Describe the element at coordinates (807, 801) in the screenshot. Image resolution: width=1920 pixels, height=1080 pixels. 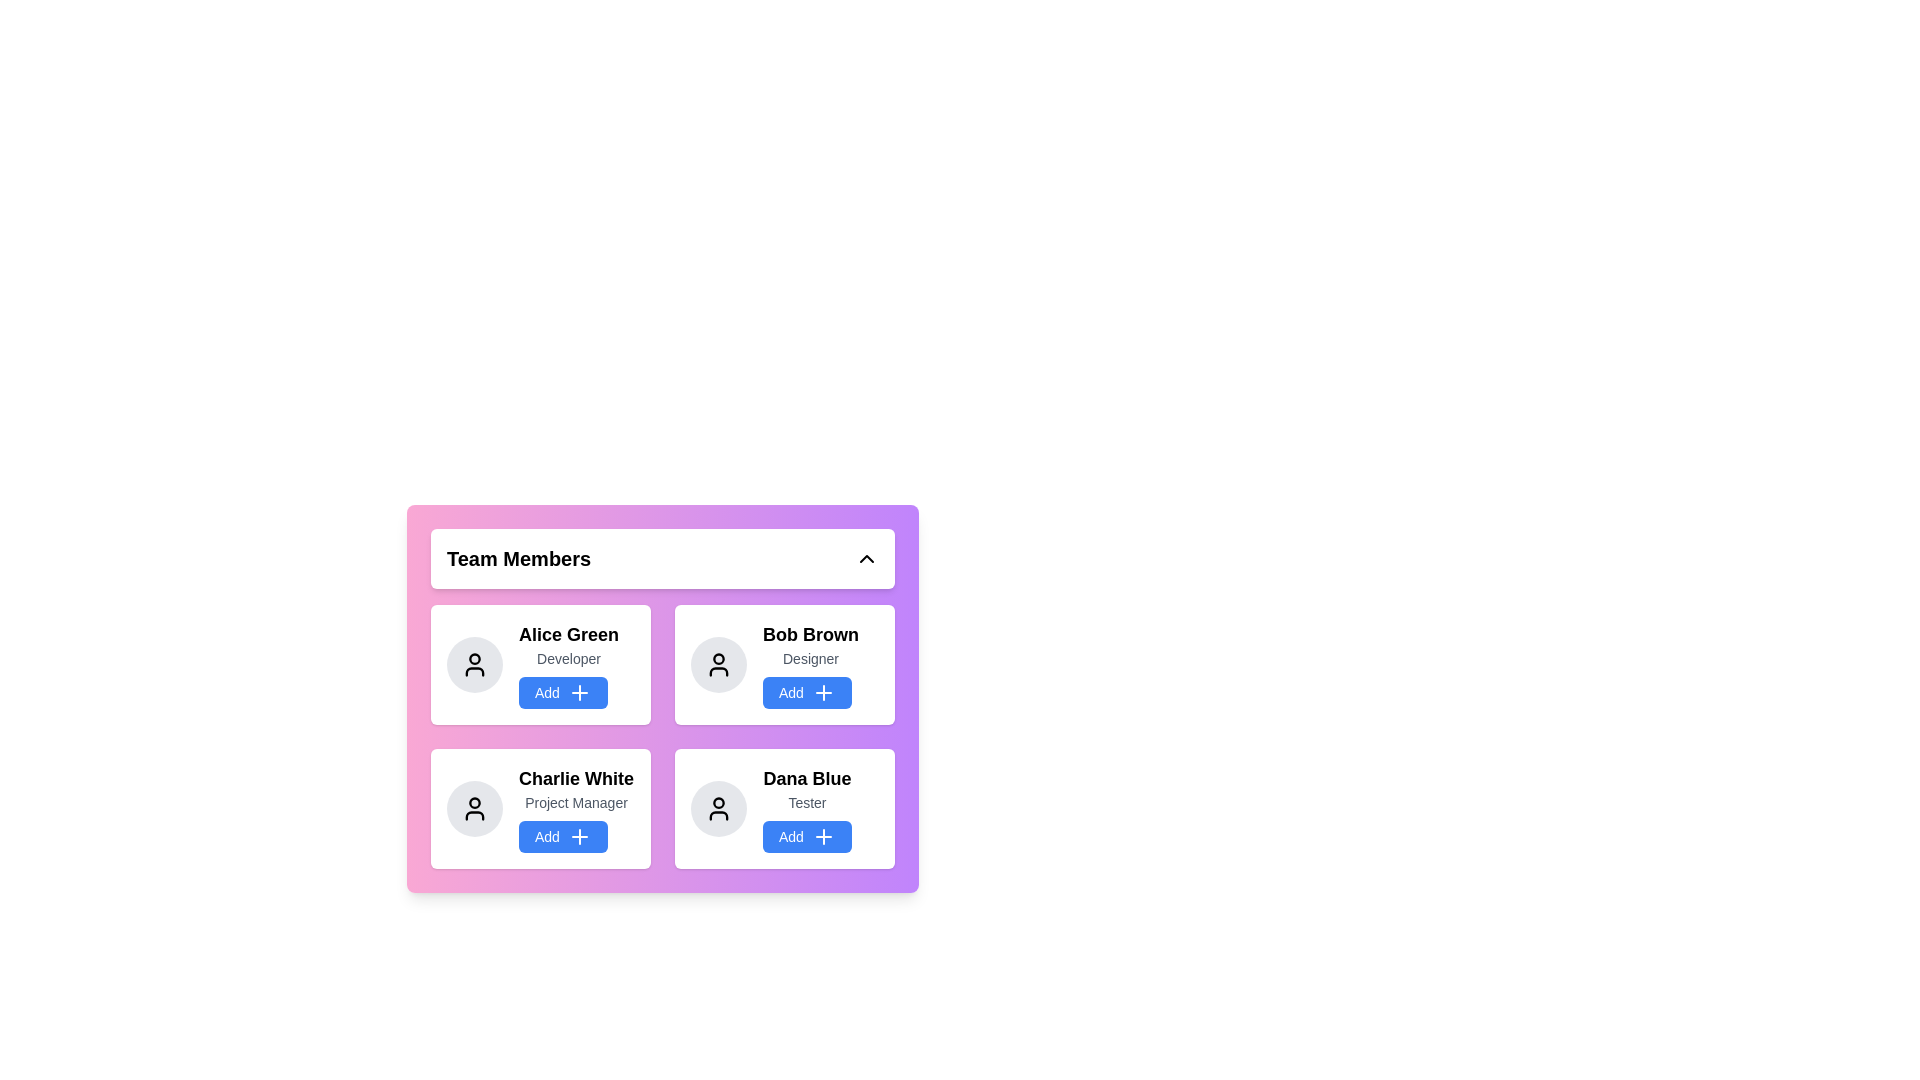
I see `the text label displaying 'Tester' in gray font, located directly below the 'Dana Blue' title in the bottom-right card of the grid layout` at that location.